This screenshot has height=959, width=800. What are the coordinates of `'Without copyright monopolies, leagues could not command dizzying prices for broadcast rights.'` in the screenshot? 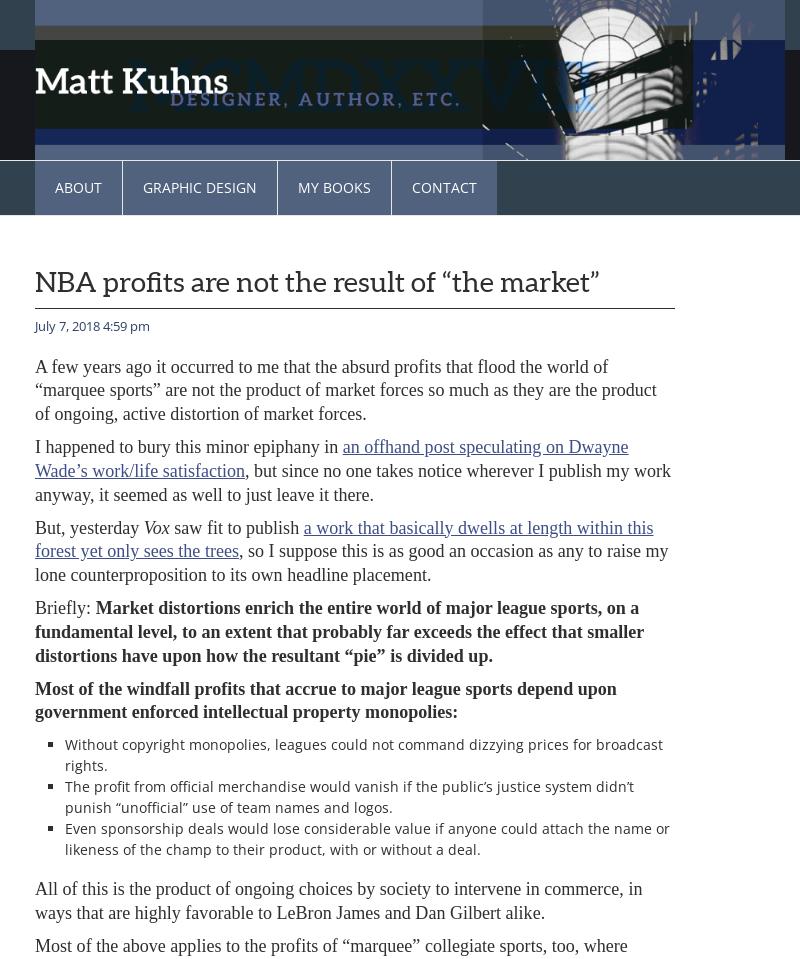 It's located at (64, 755).